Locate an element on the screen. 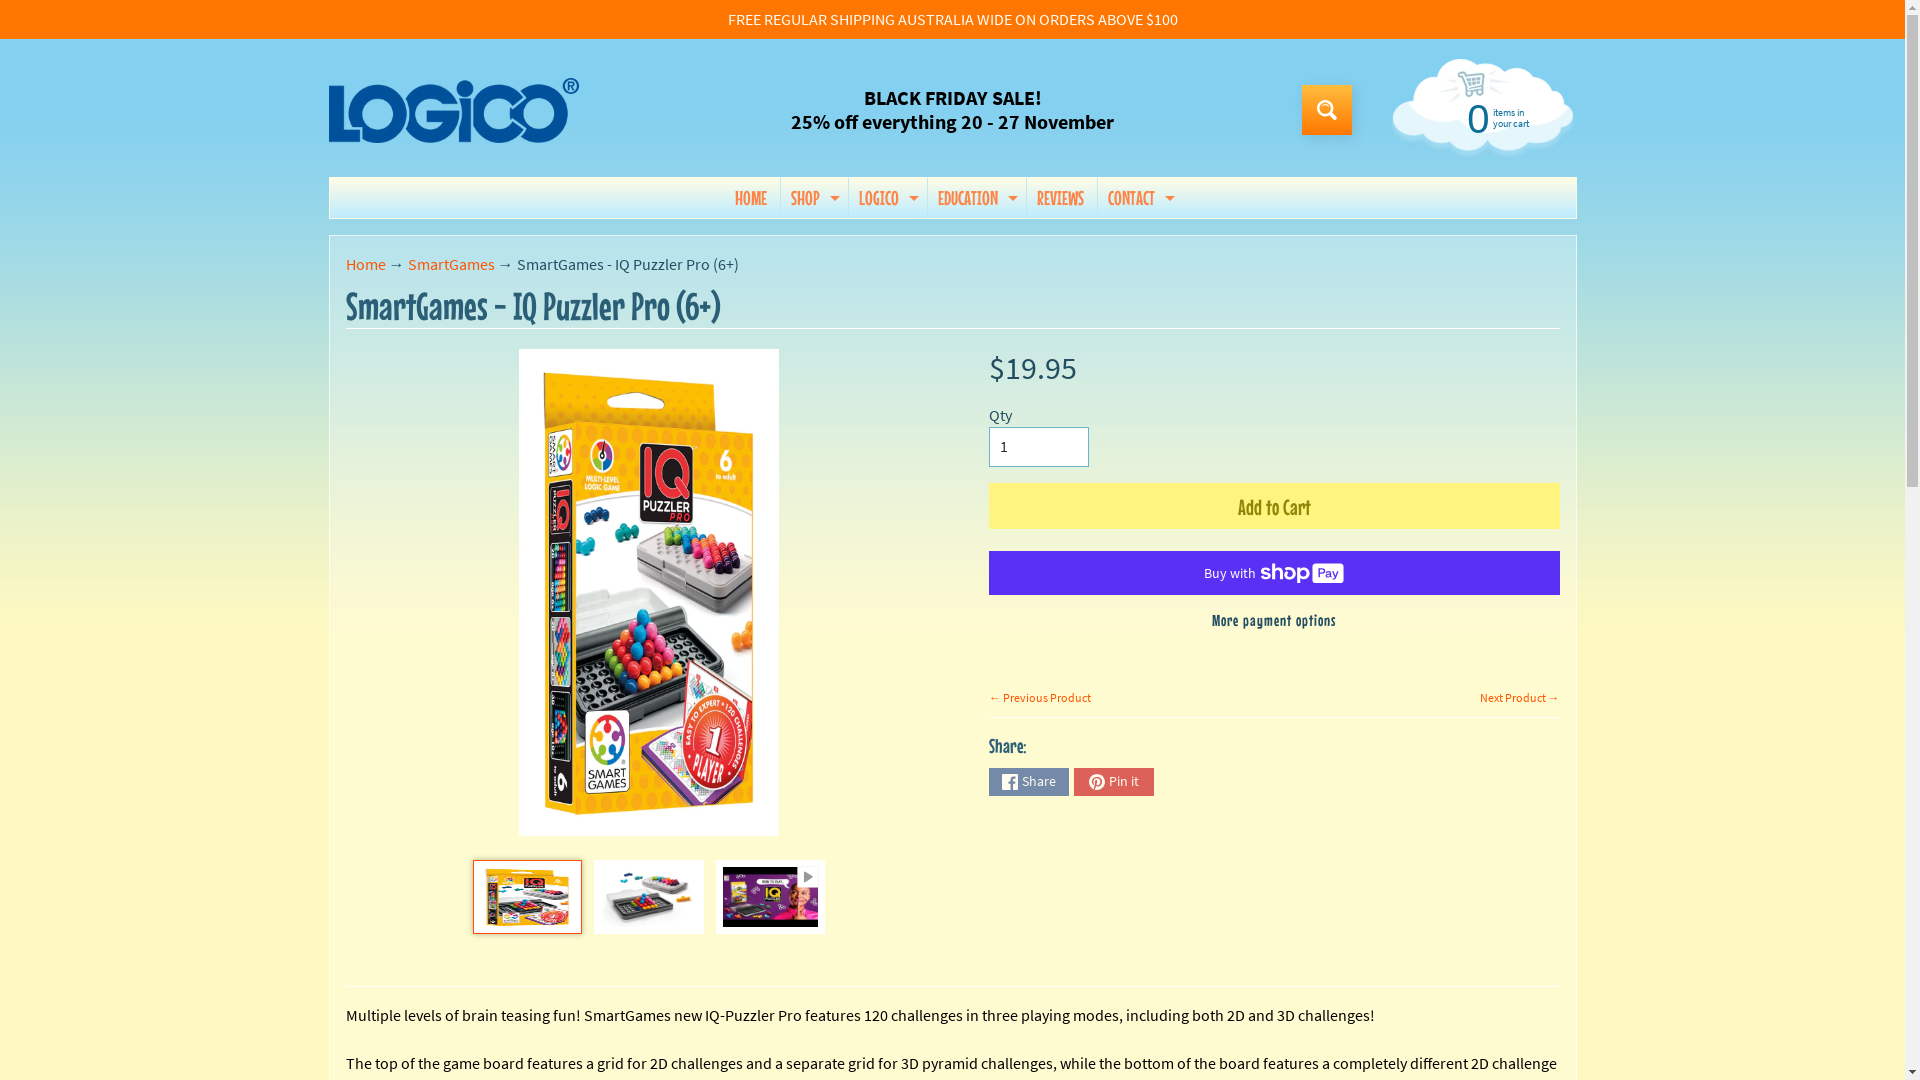 Image resolution: width=1920 pixels, height=1080 pixels. 'CONTACT is located at coordinates (1138, 197).